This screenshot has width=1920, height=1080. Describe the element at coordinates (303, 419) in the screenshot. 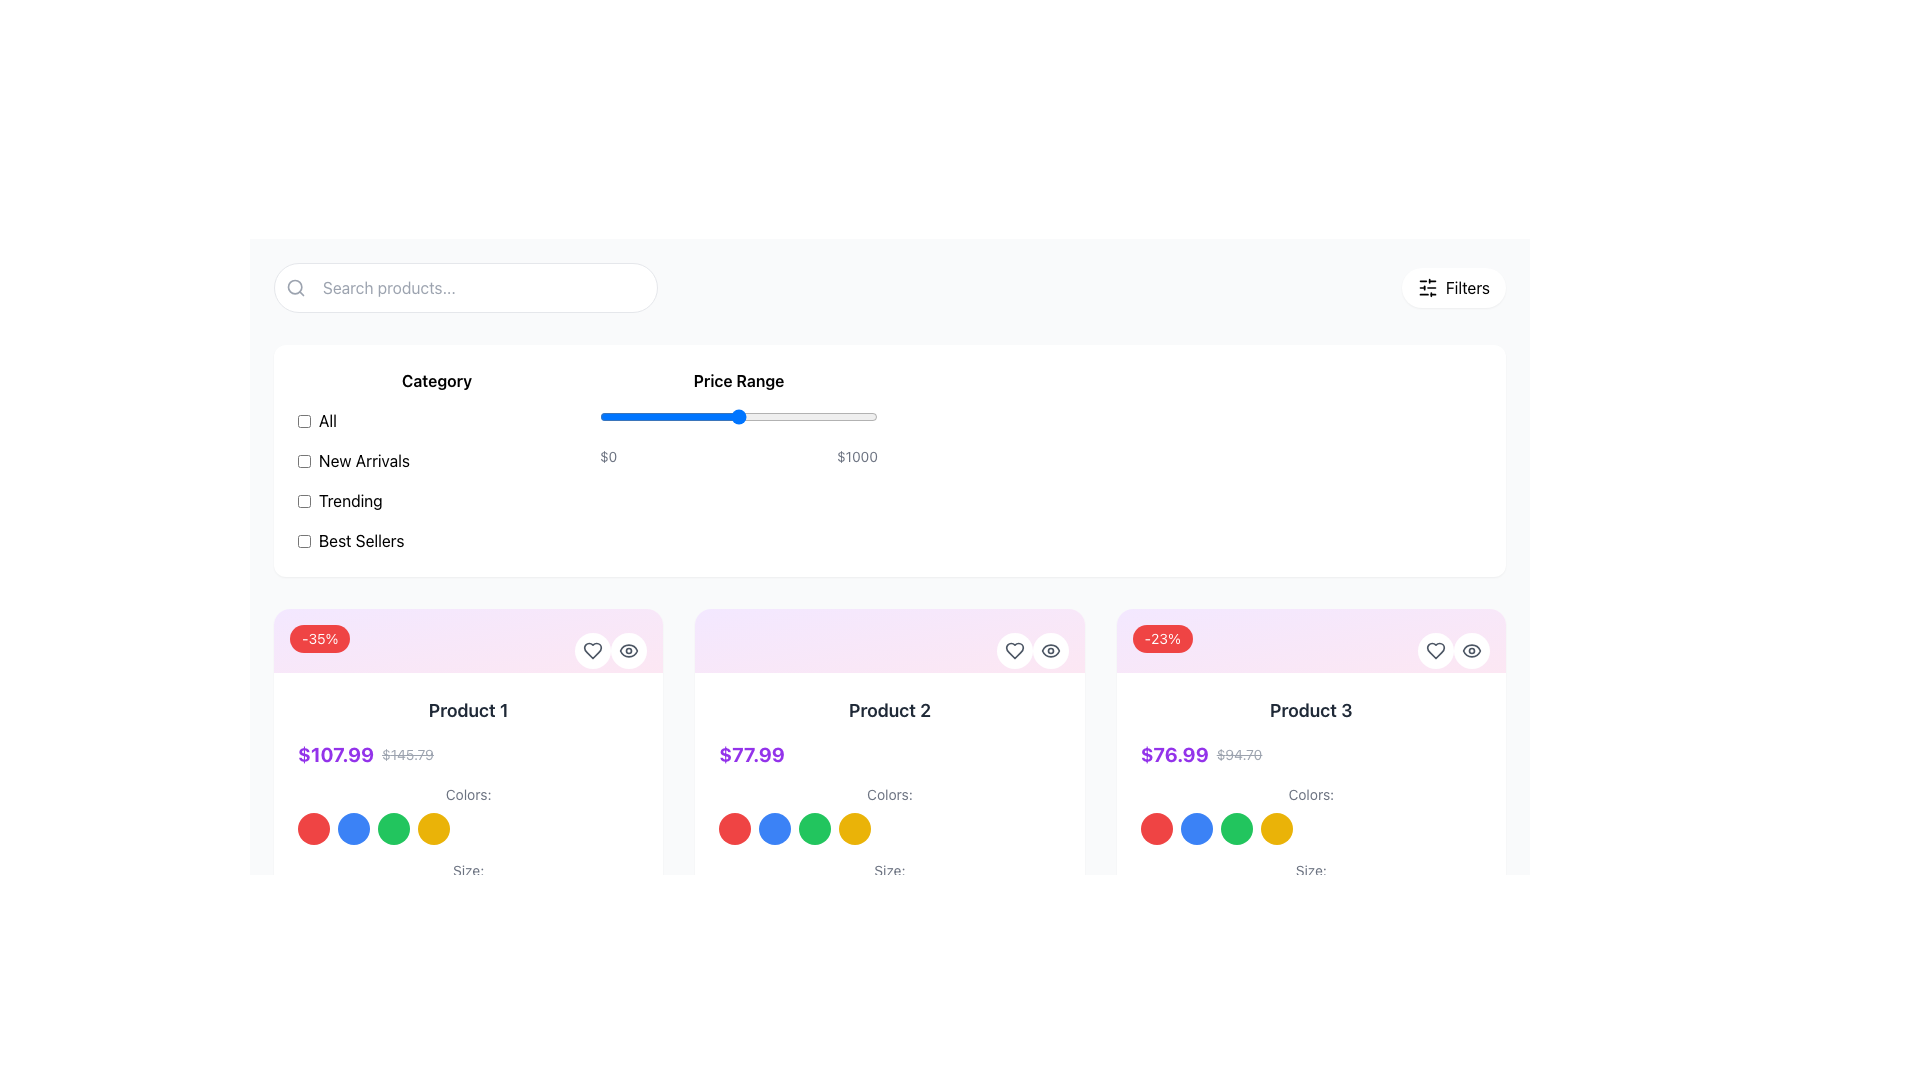

I see `the checkbox located at the top of the 'Category' list` at that location.